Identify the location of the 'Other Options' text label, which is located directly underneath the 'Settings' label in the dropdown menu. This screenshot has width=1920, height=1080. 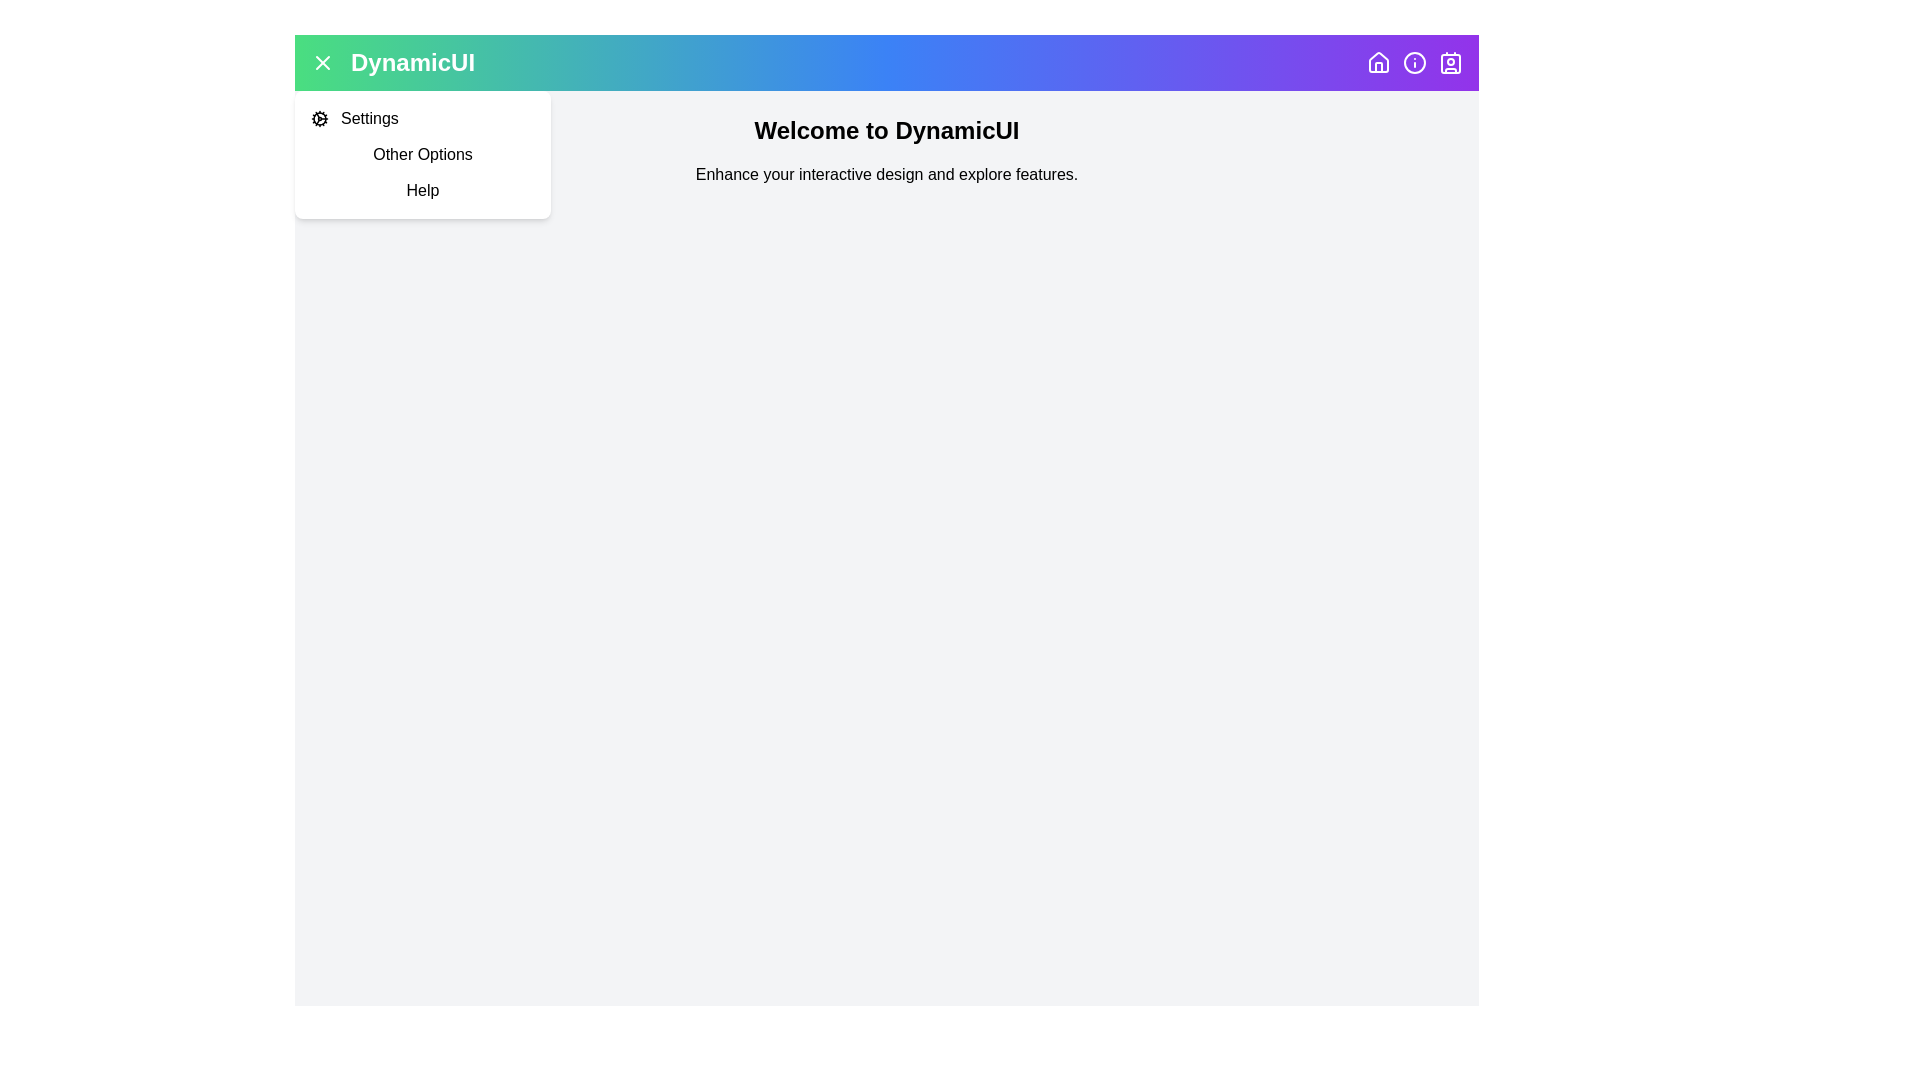
(421, 153).